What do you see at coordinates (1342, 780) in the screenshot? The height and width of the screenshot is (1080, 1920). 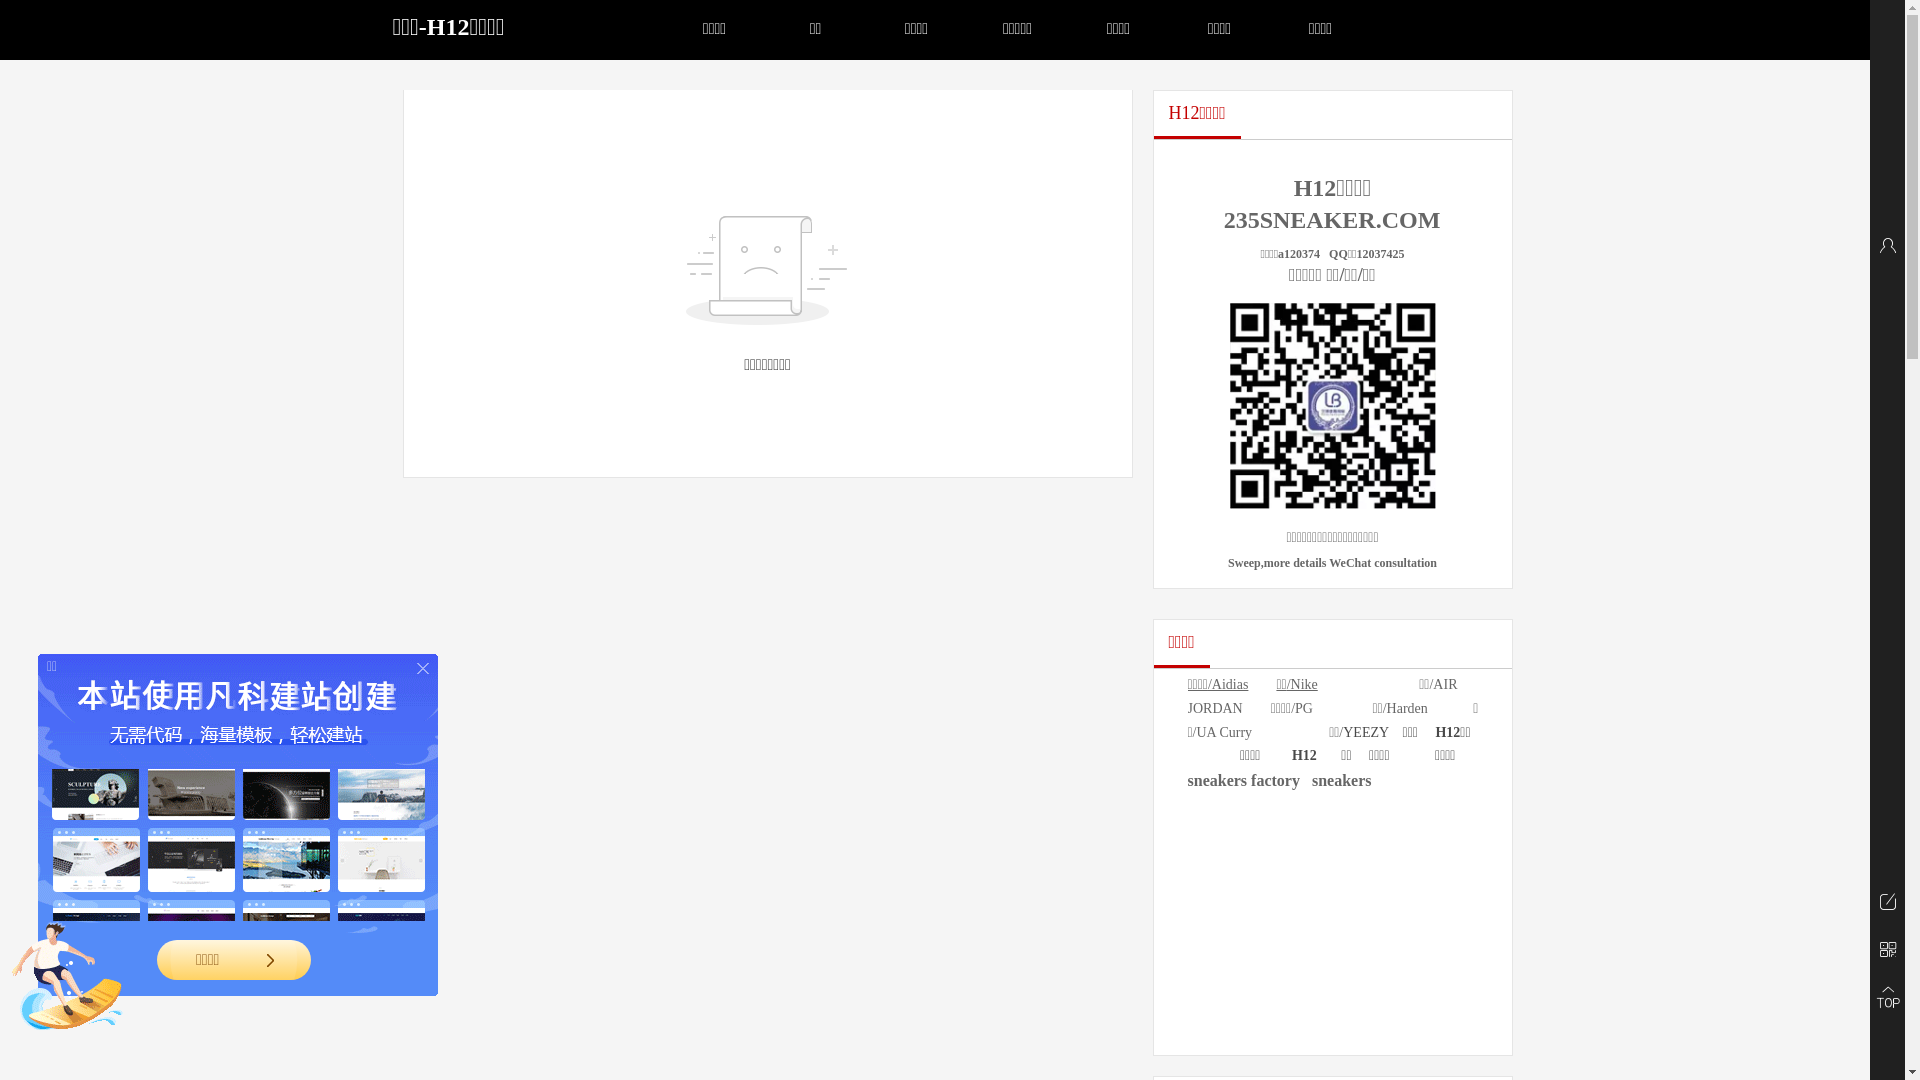 I see `'sneakers'` at bounding box center [1342, 780].